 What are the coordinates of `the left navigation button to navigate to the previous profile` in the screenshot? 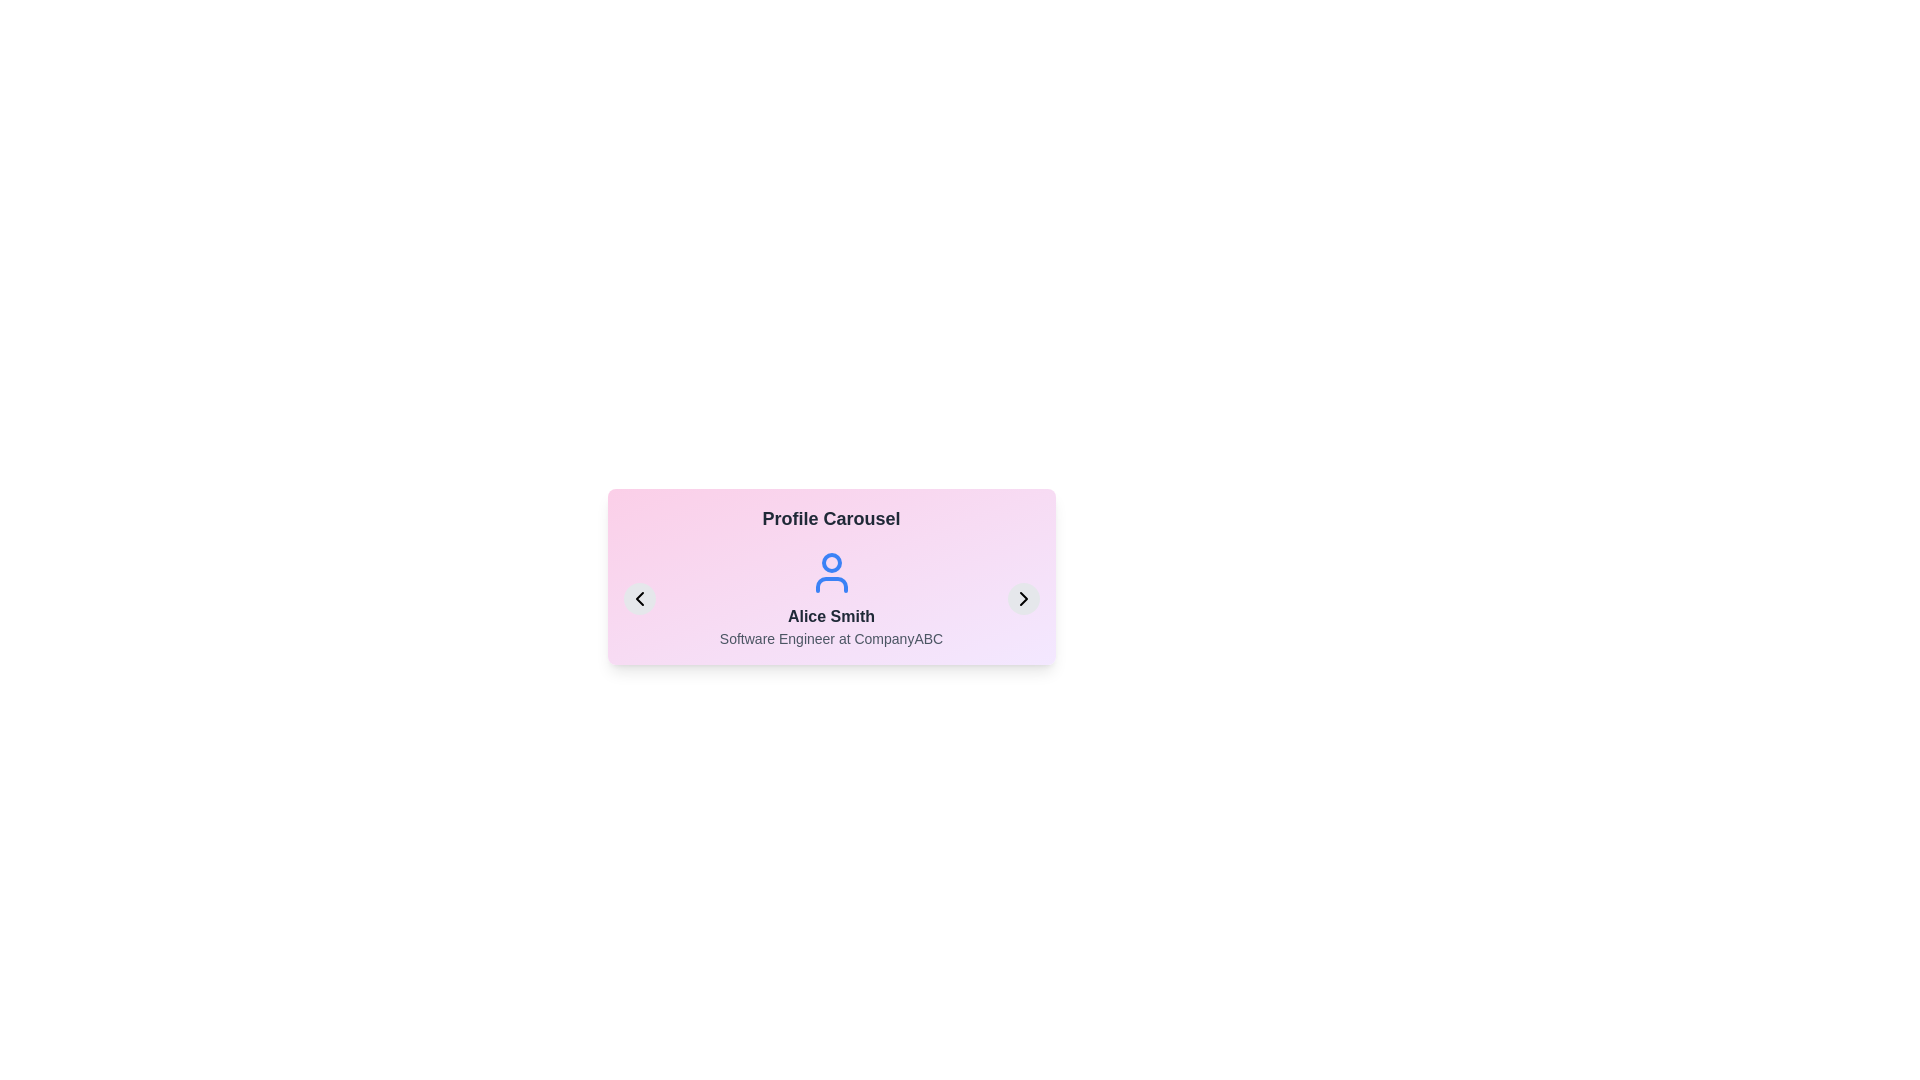 It's located at (638, 597).